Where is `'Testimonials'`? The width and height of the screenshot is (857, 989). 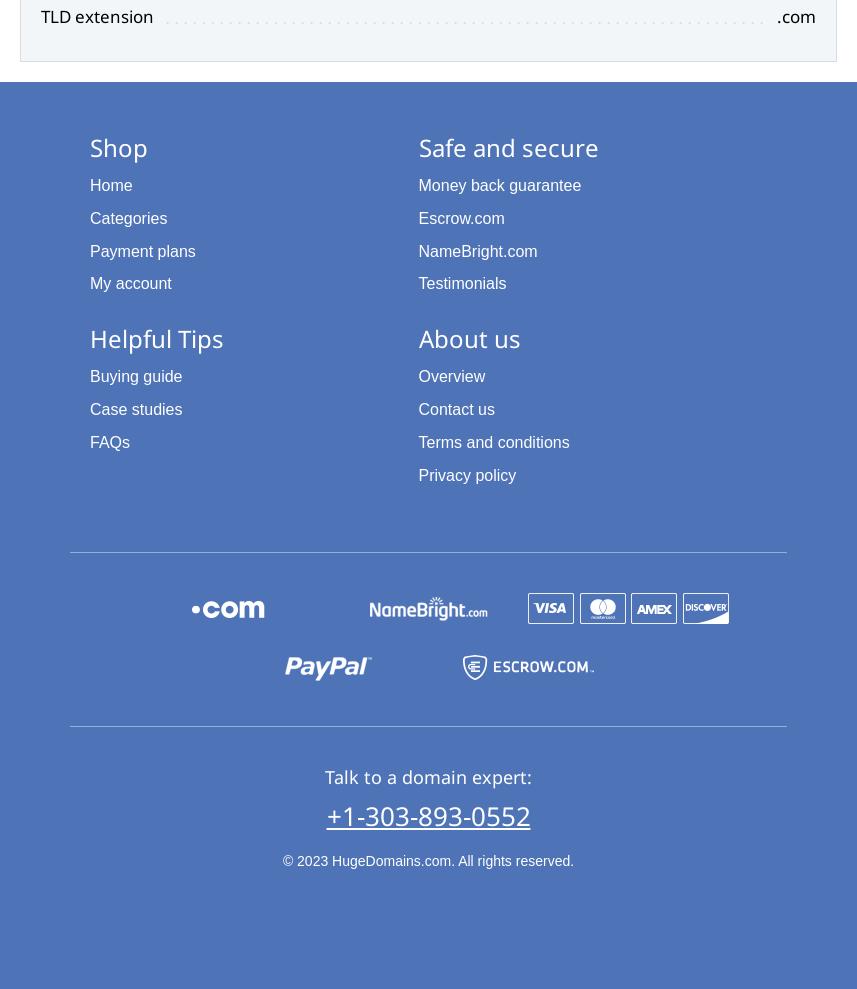
'Testimonials' is located at coordinates (461, 283).